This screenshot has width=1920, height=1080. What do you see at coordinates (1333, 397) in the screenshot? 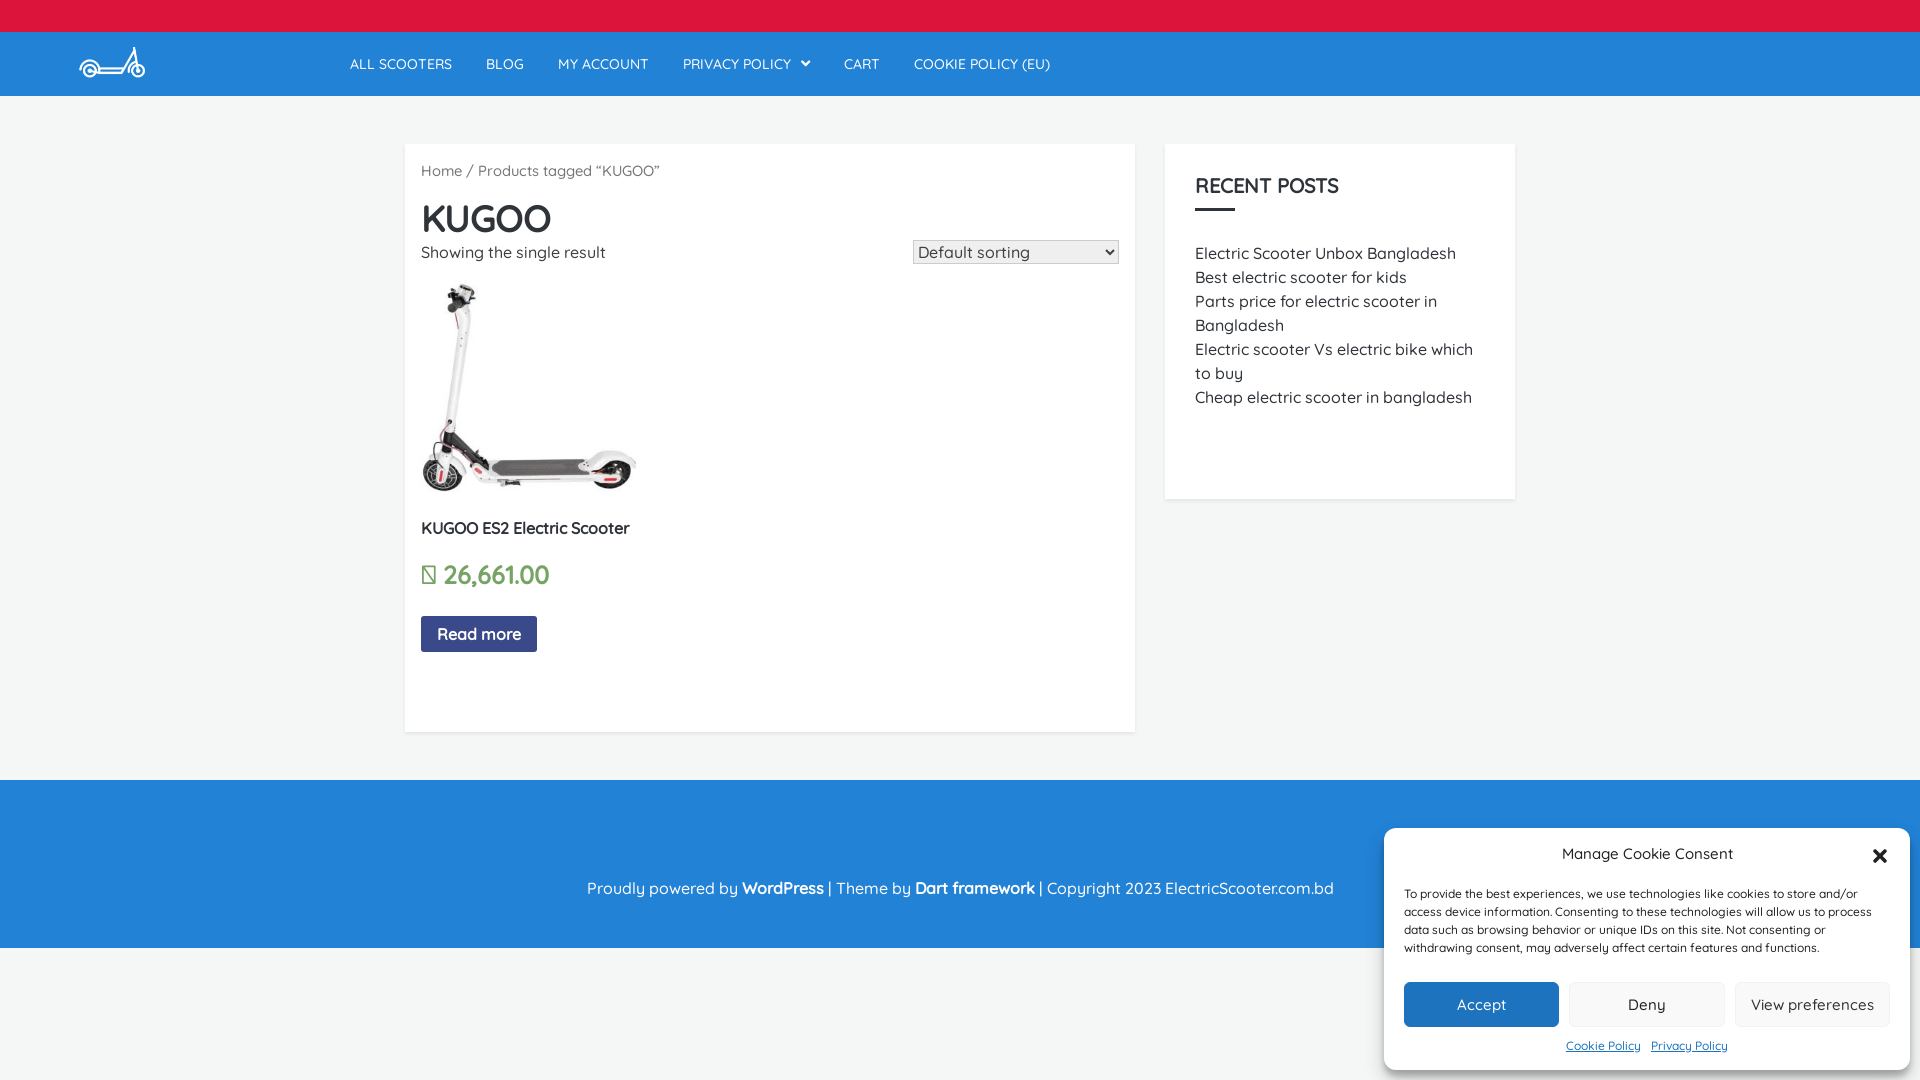
I see `'Cheap electric scooter in bangladesh'` at bounding box center [1333, 397].